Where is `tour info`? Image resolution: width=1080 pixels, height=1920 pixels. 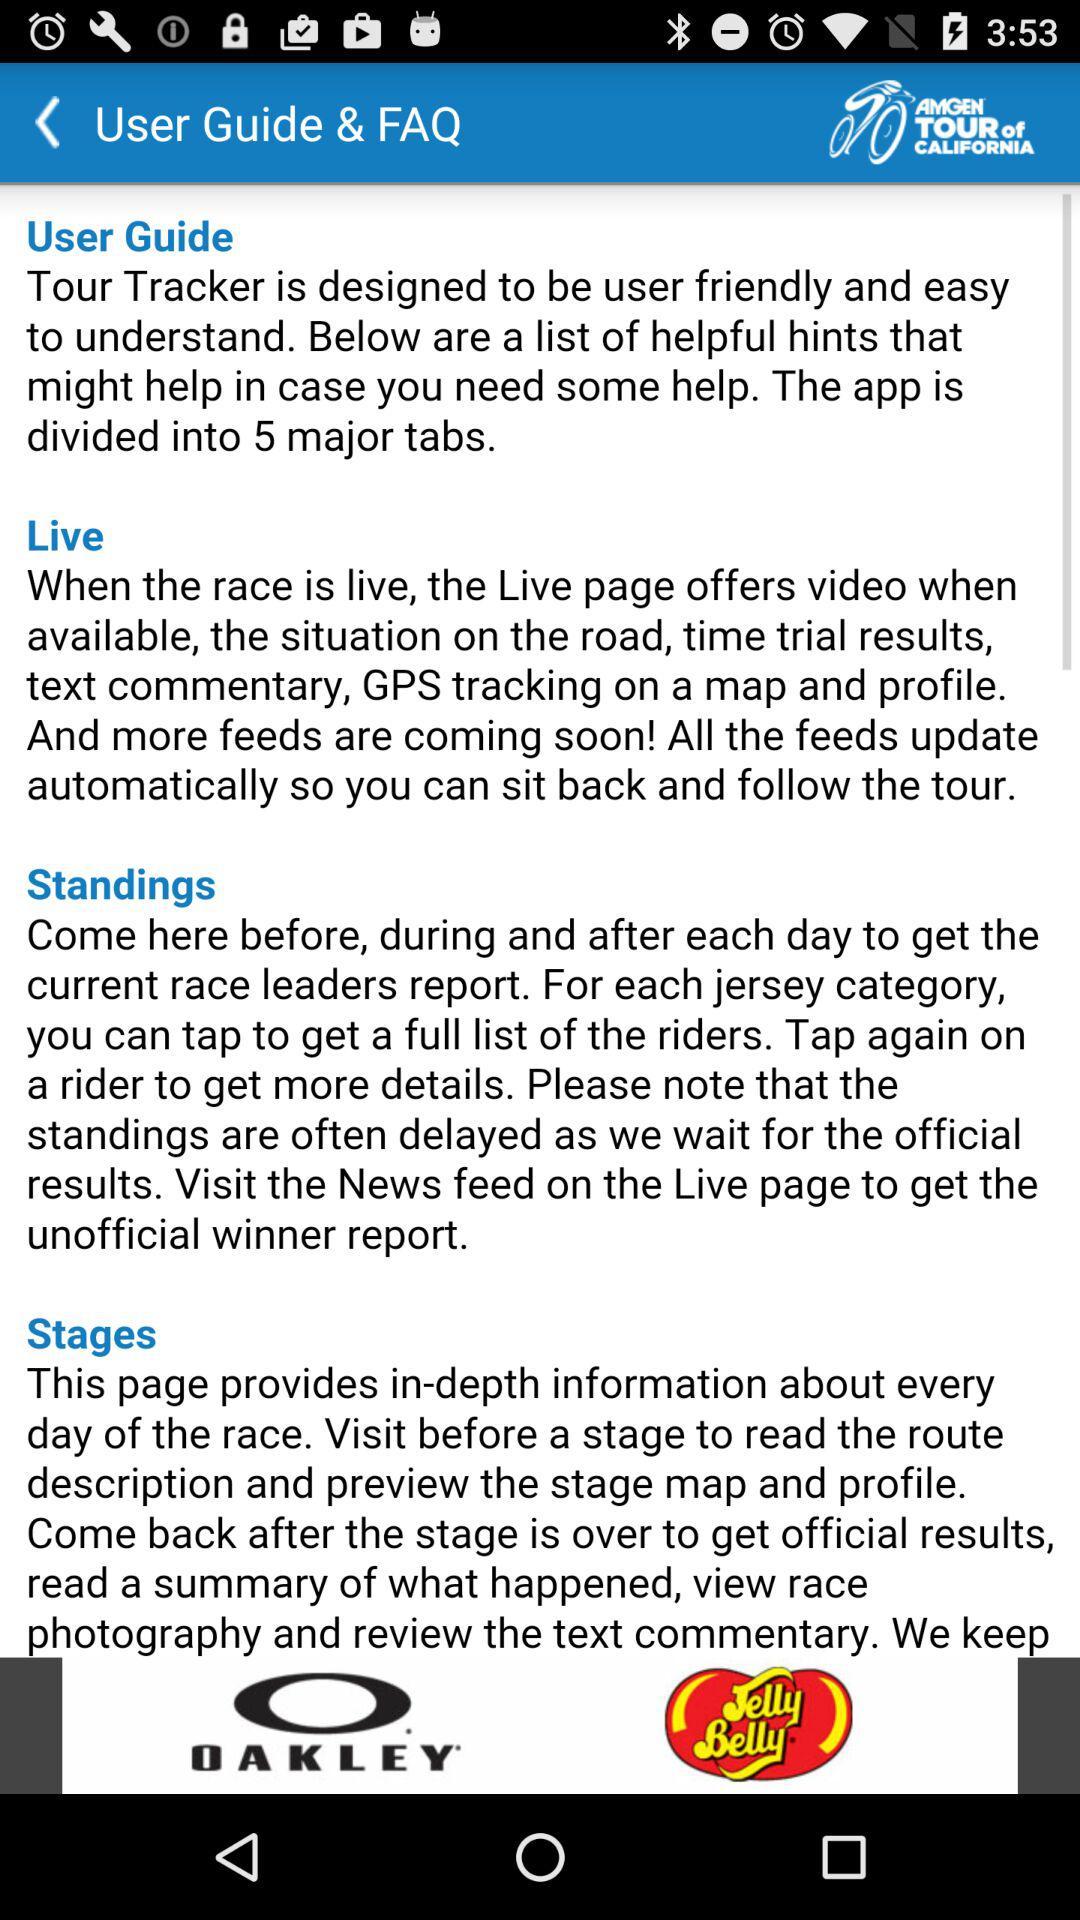
tour info is located at coordinates (953, 121).